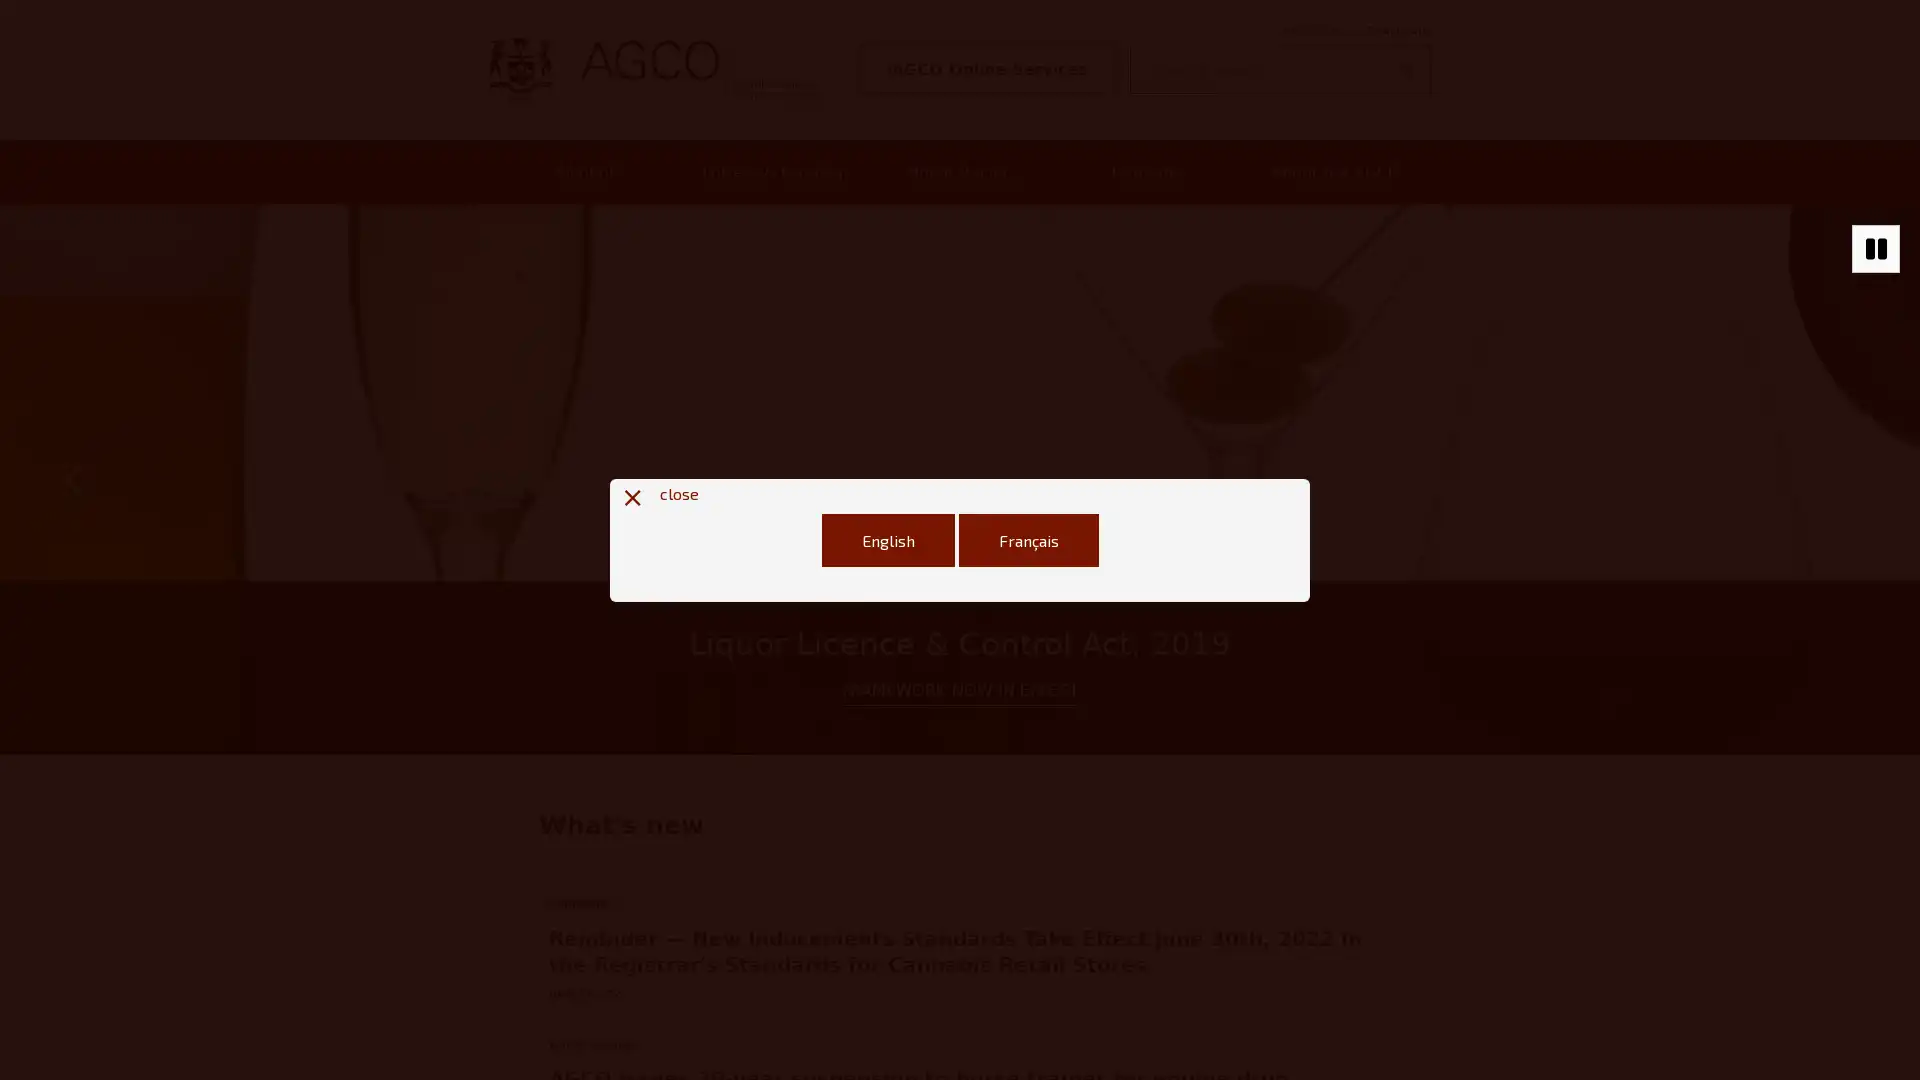  I want to click on Search, so click(1405, 68).